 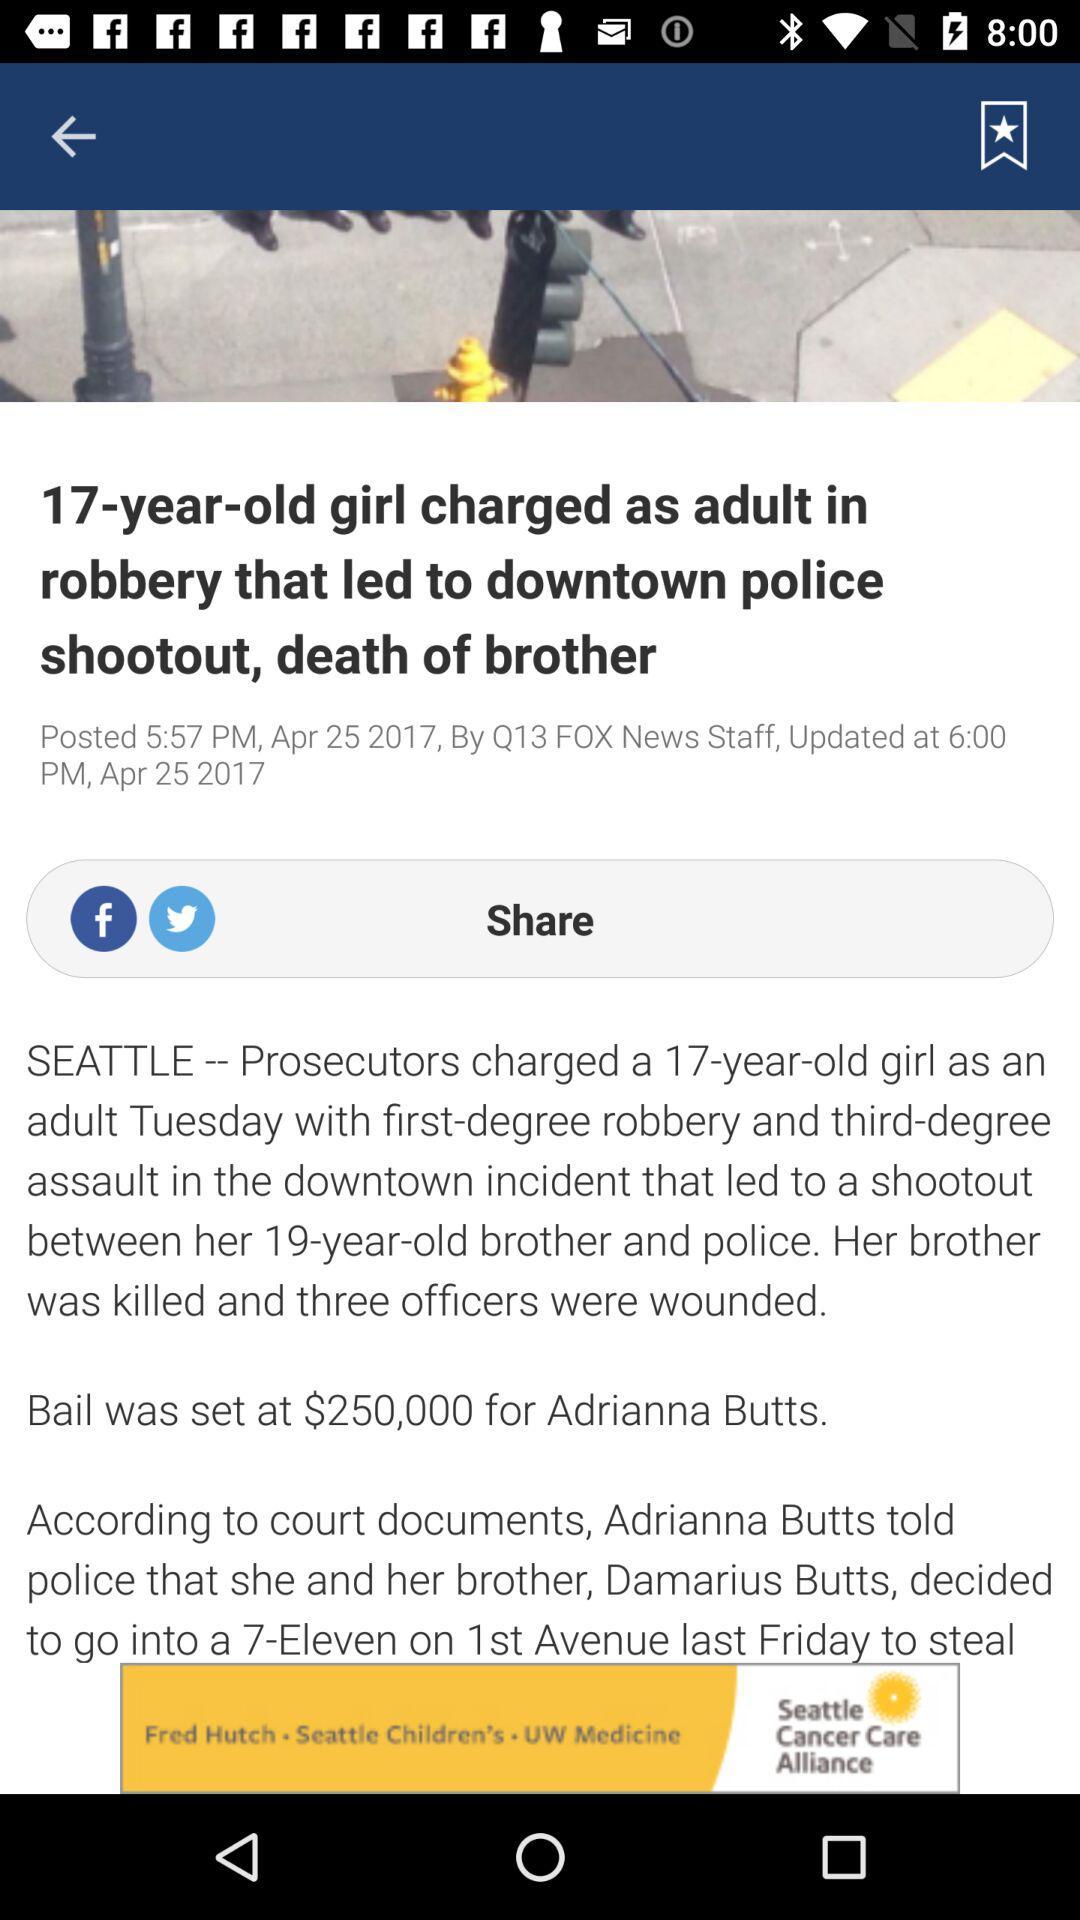 I want to click on for back, so click(x=72, y=135).